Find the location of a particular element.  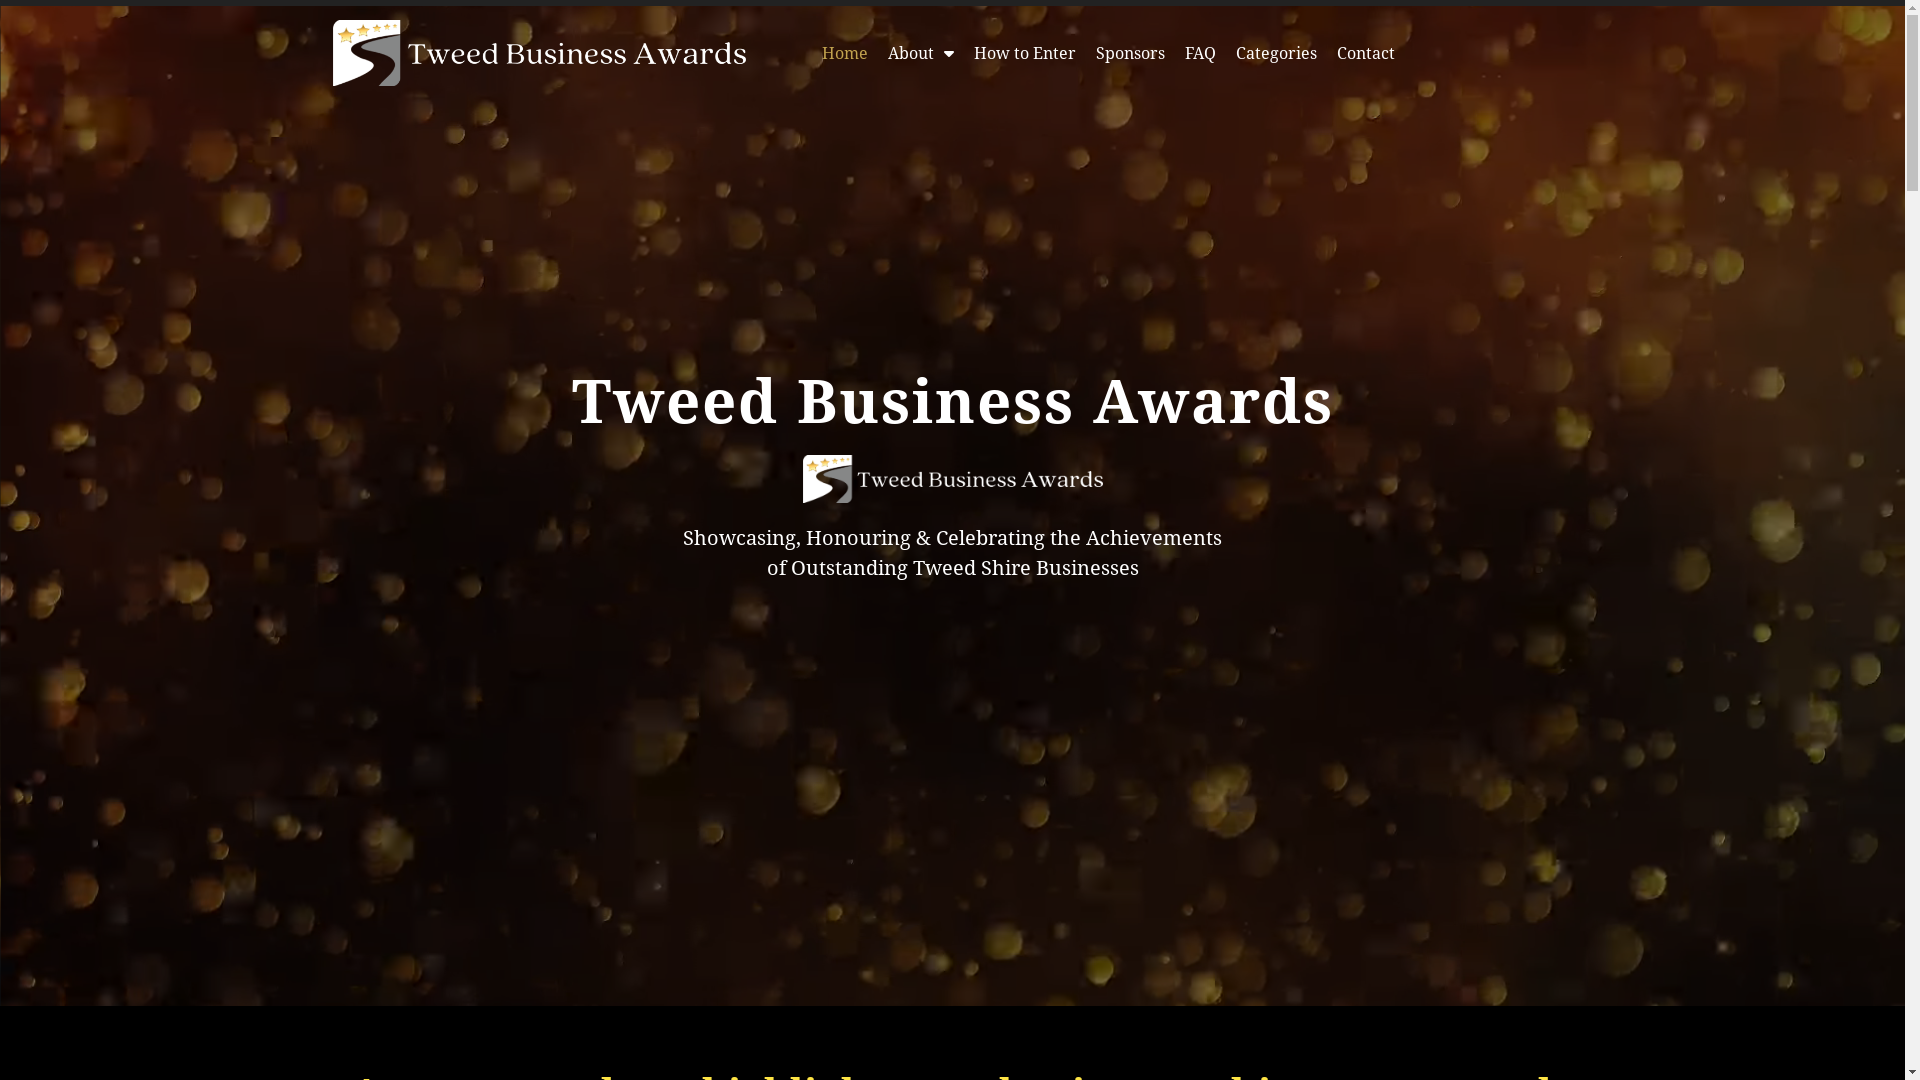

'How to Enter' is located at coordinates (1025, 52).